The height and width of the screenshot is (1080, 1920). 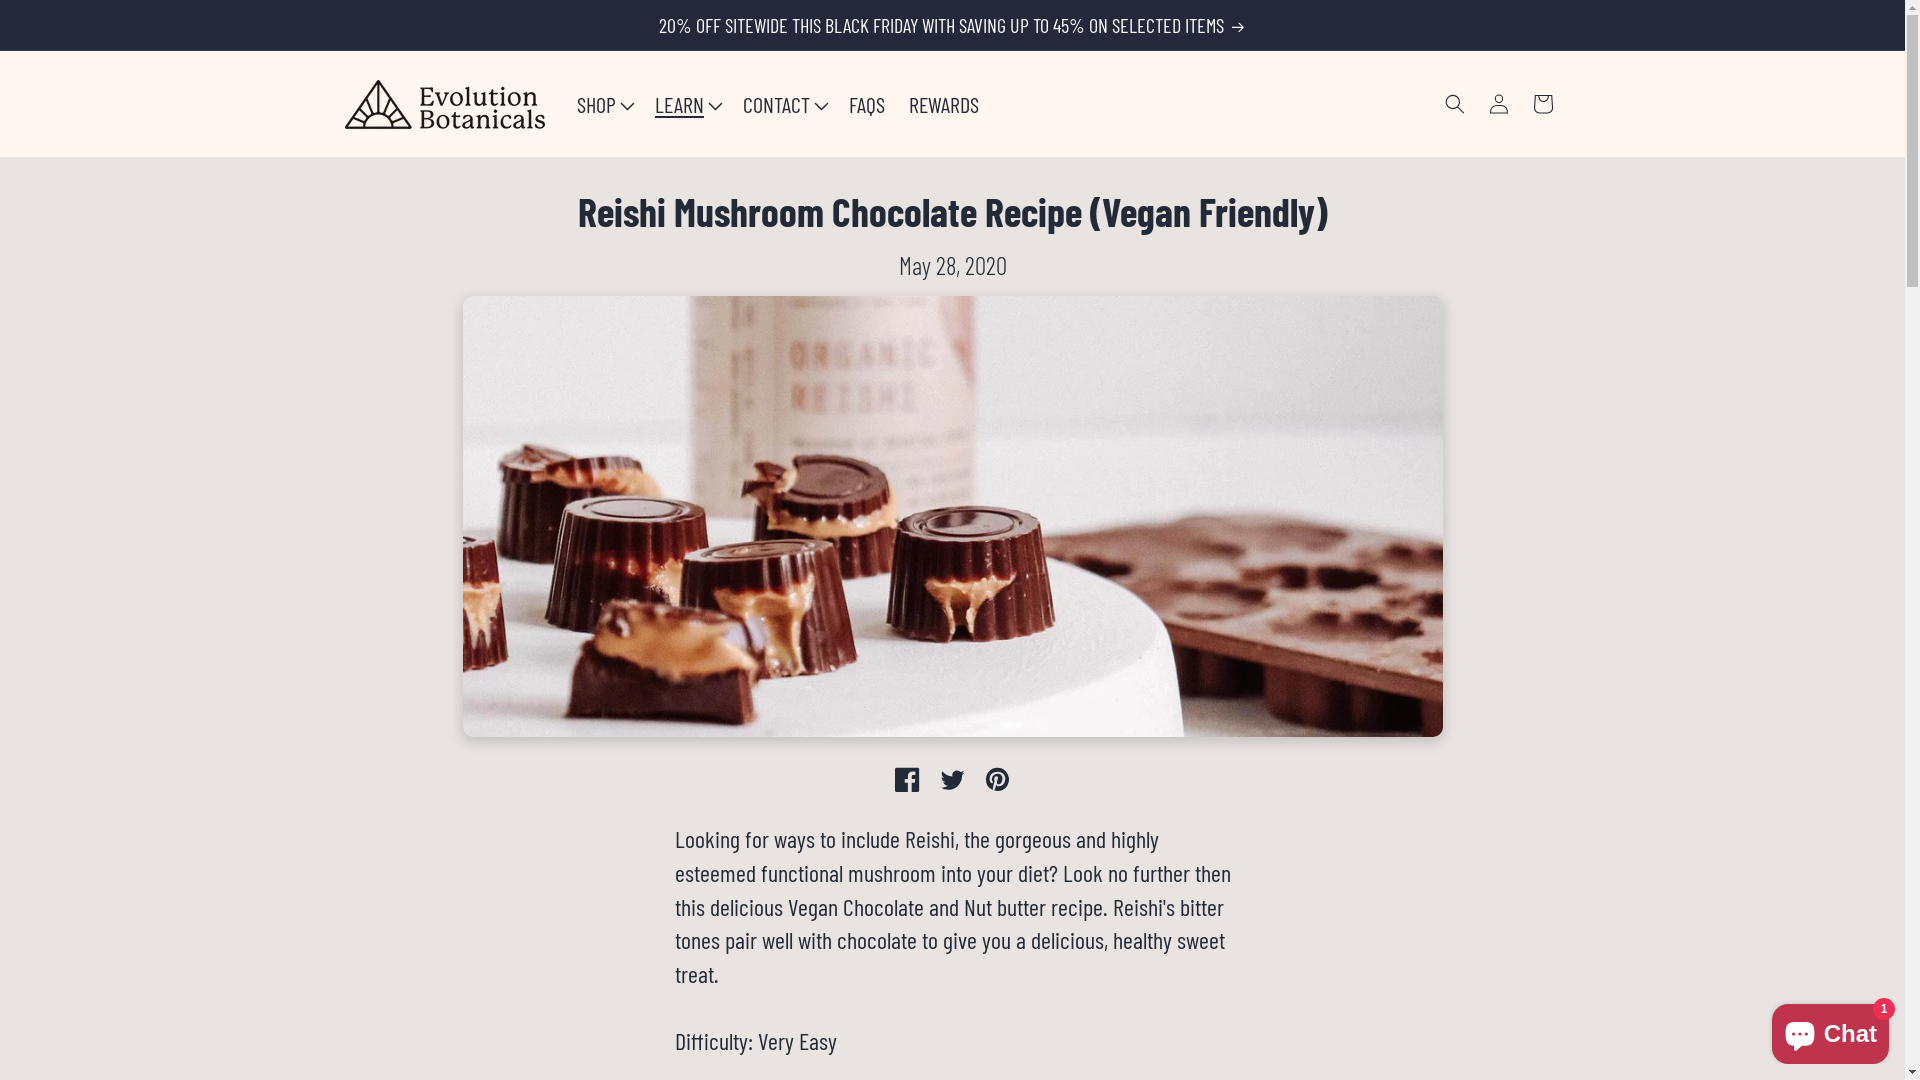 What do you see at coordinates (1540, 104) in the screenshot?
I see `'Cart'` at bounding box center [1540, 104].